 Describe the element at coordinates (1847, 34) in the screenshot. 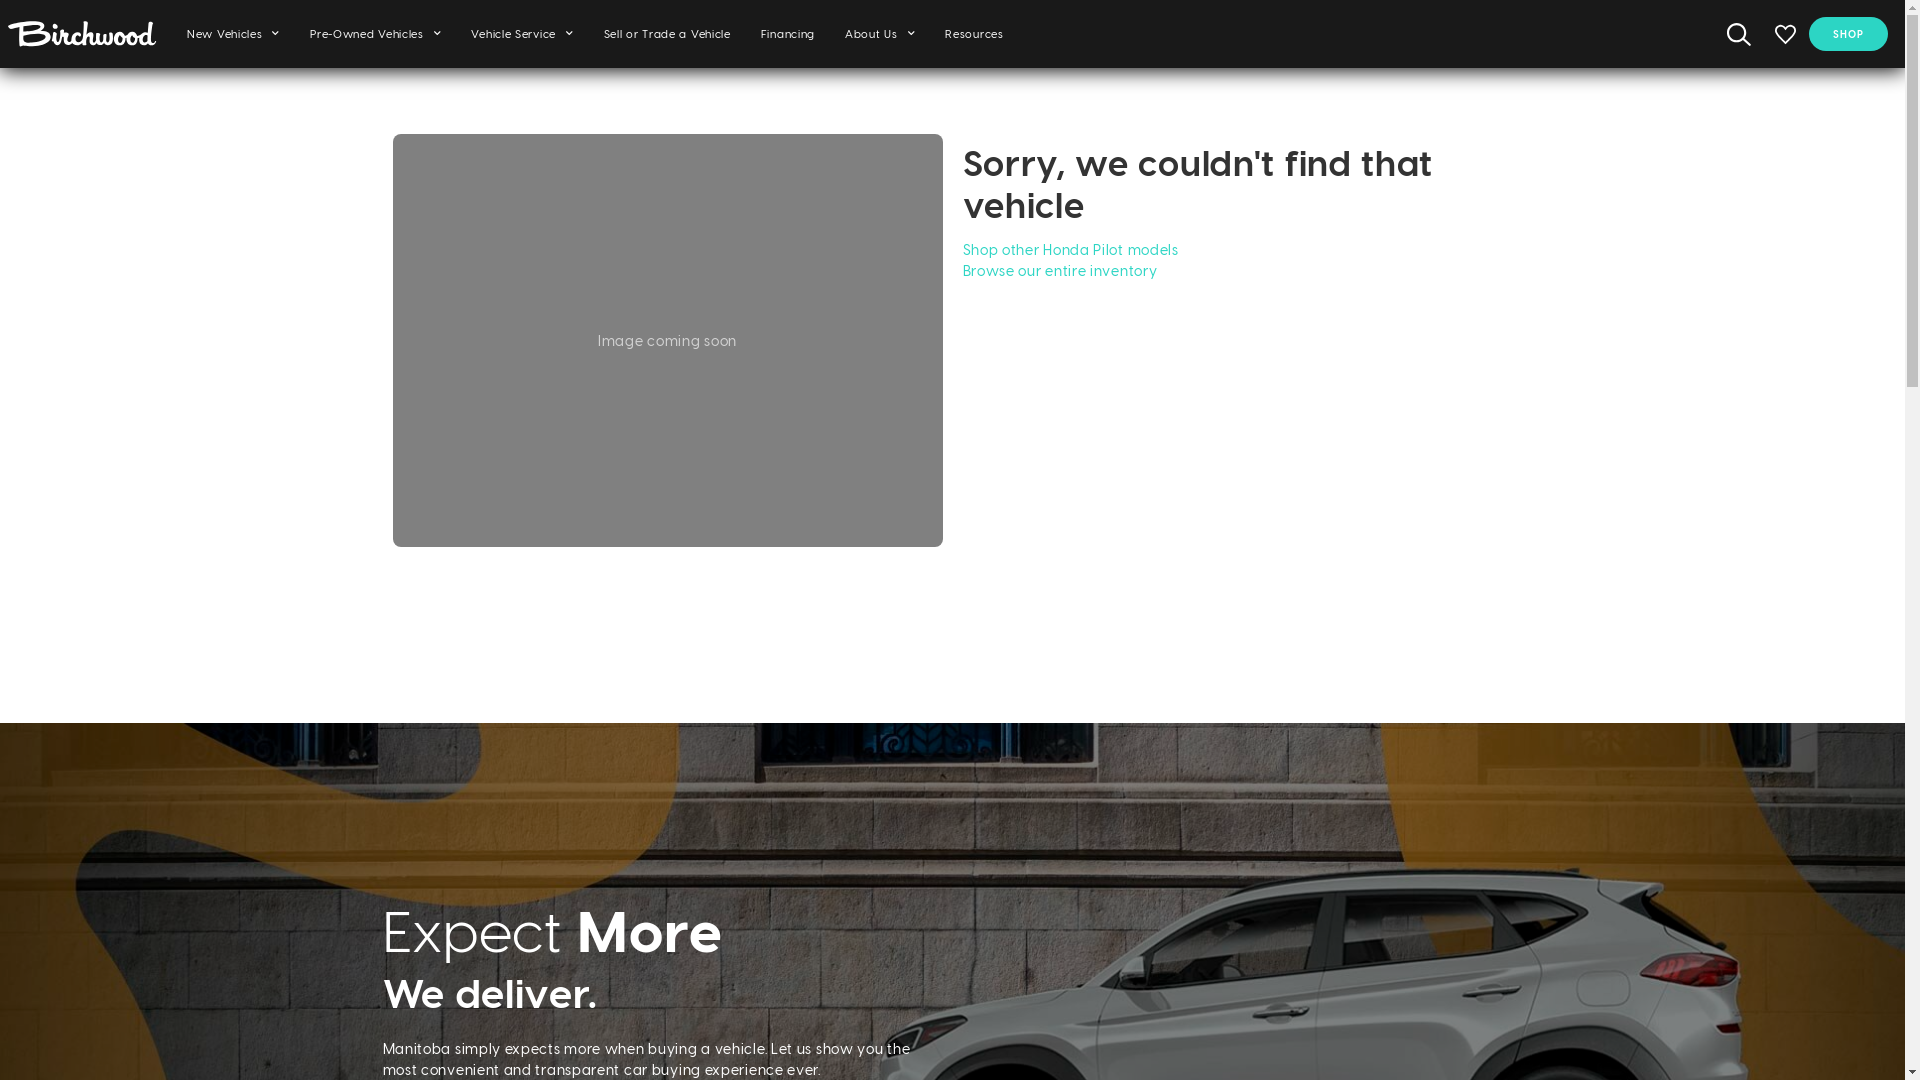

I see `'SHOP'` at that location.